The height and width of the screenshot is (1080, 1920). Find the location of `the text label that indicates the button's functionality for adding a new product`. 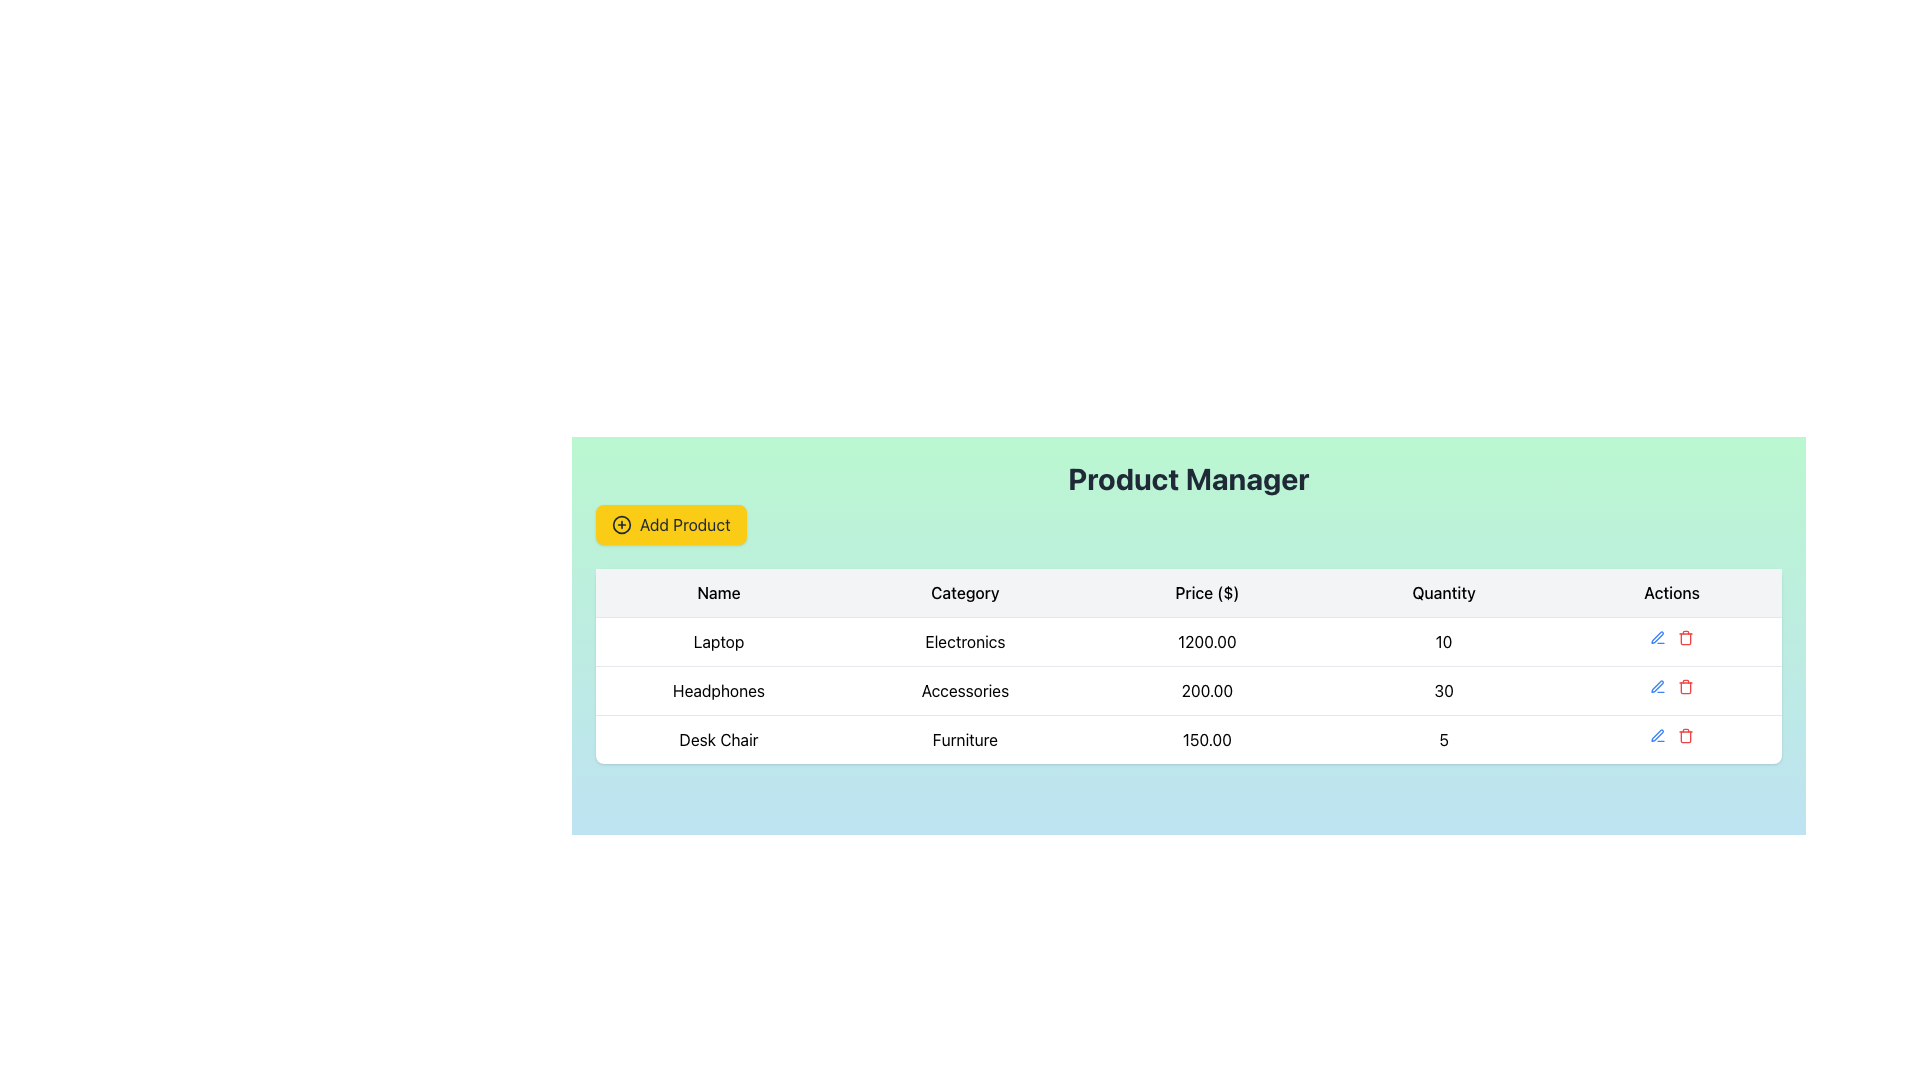

the text label that indicates the button's functionality for adding a new product is located at coordinates (685, 523).